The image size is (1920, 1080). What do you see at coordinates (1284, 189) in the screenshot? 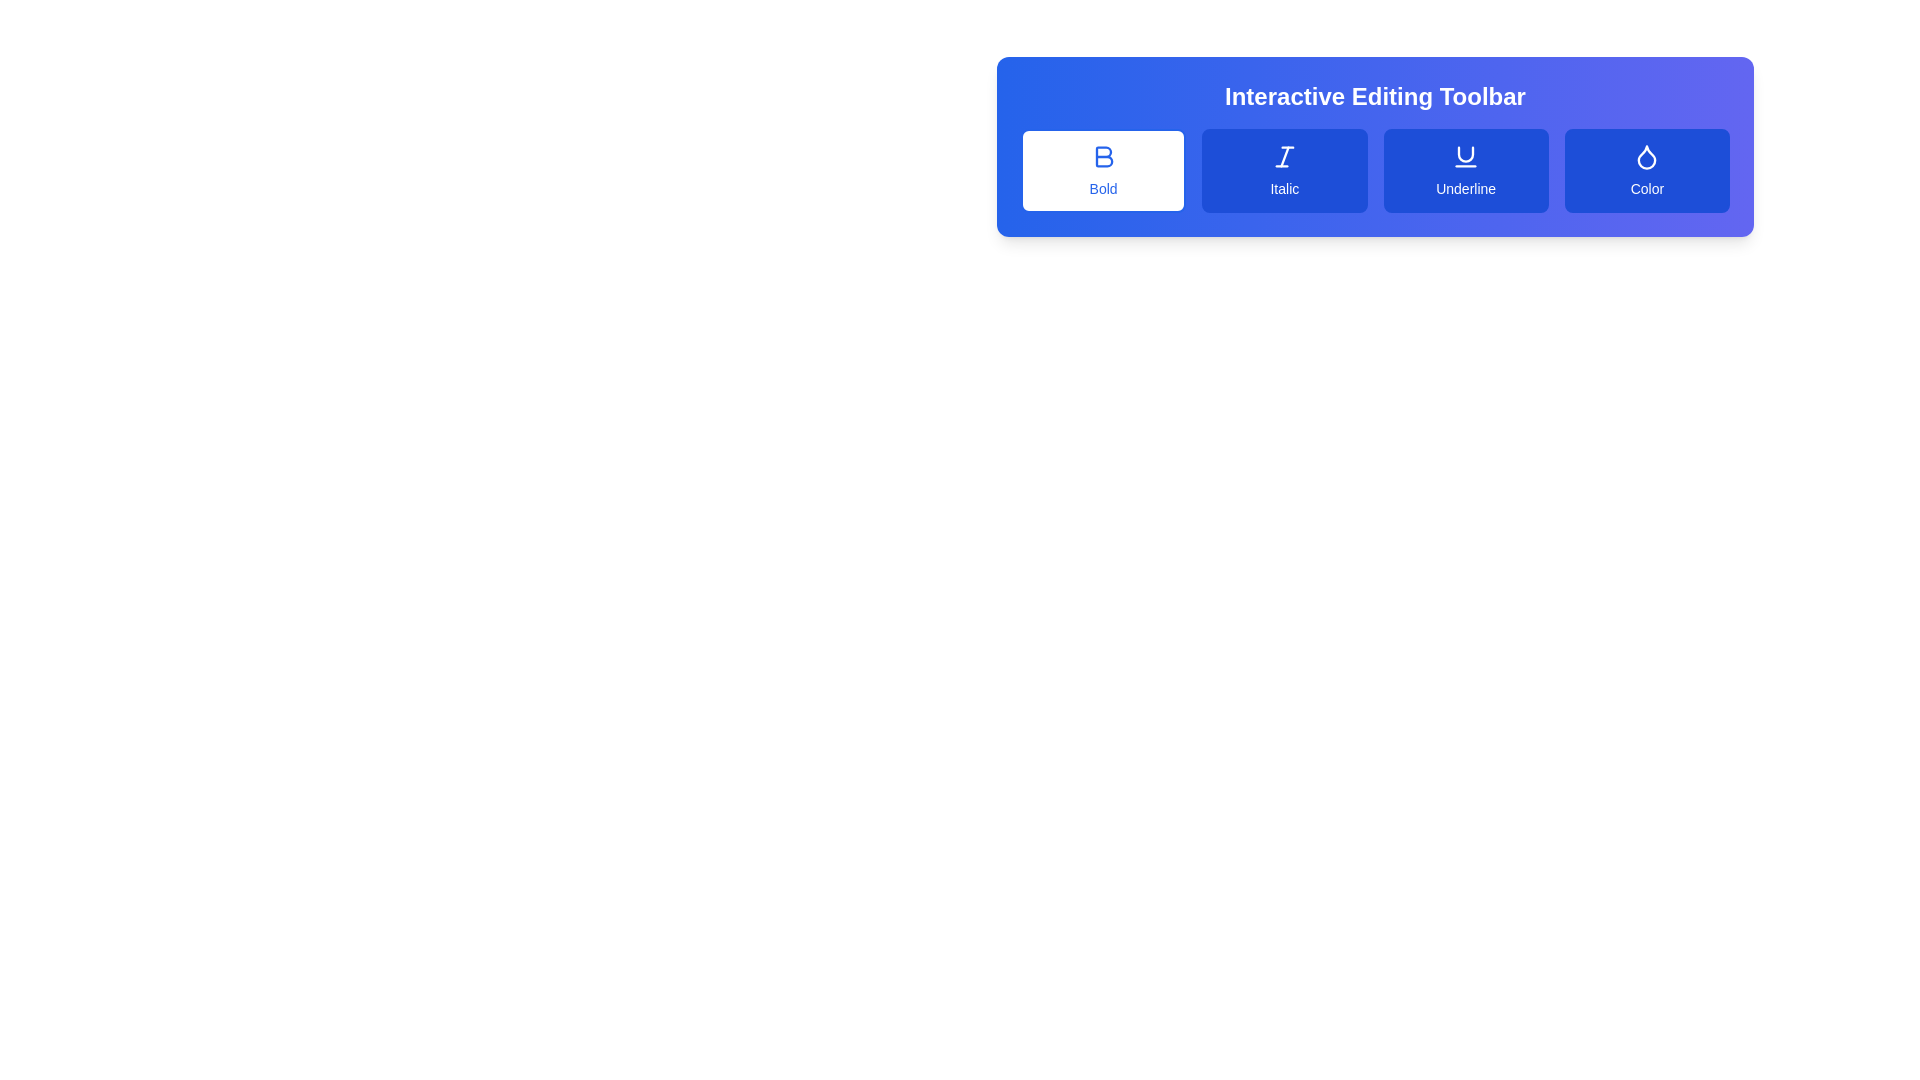
I see `label located beneath the italic button in the horizontal toolbar, which describes the associated functionality of the italicized text option` at bounding box center [1284, 189].